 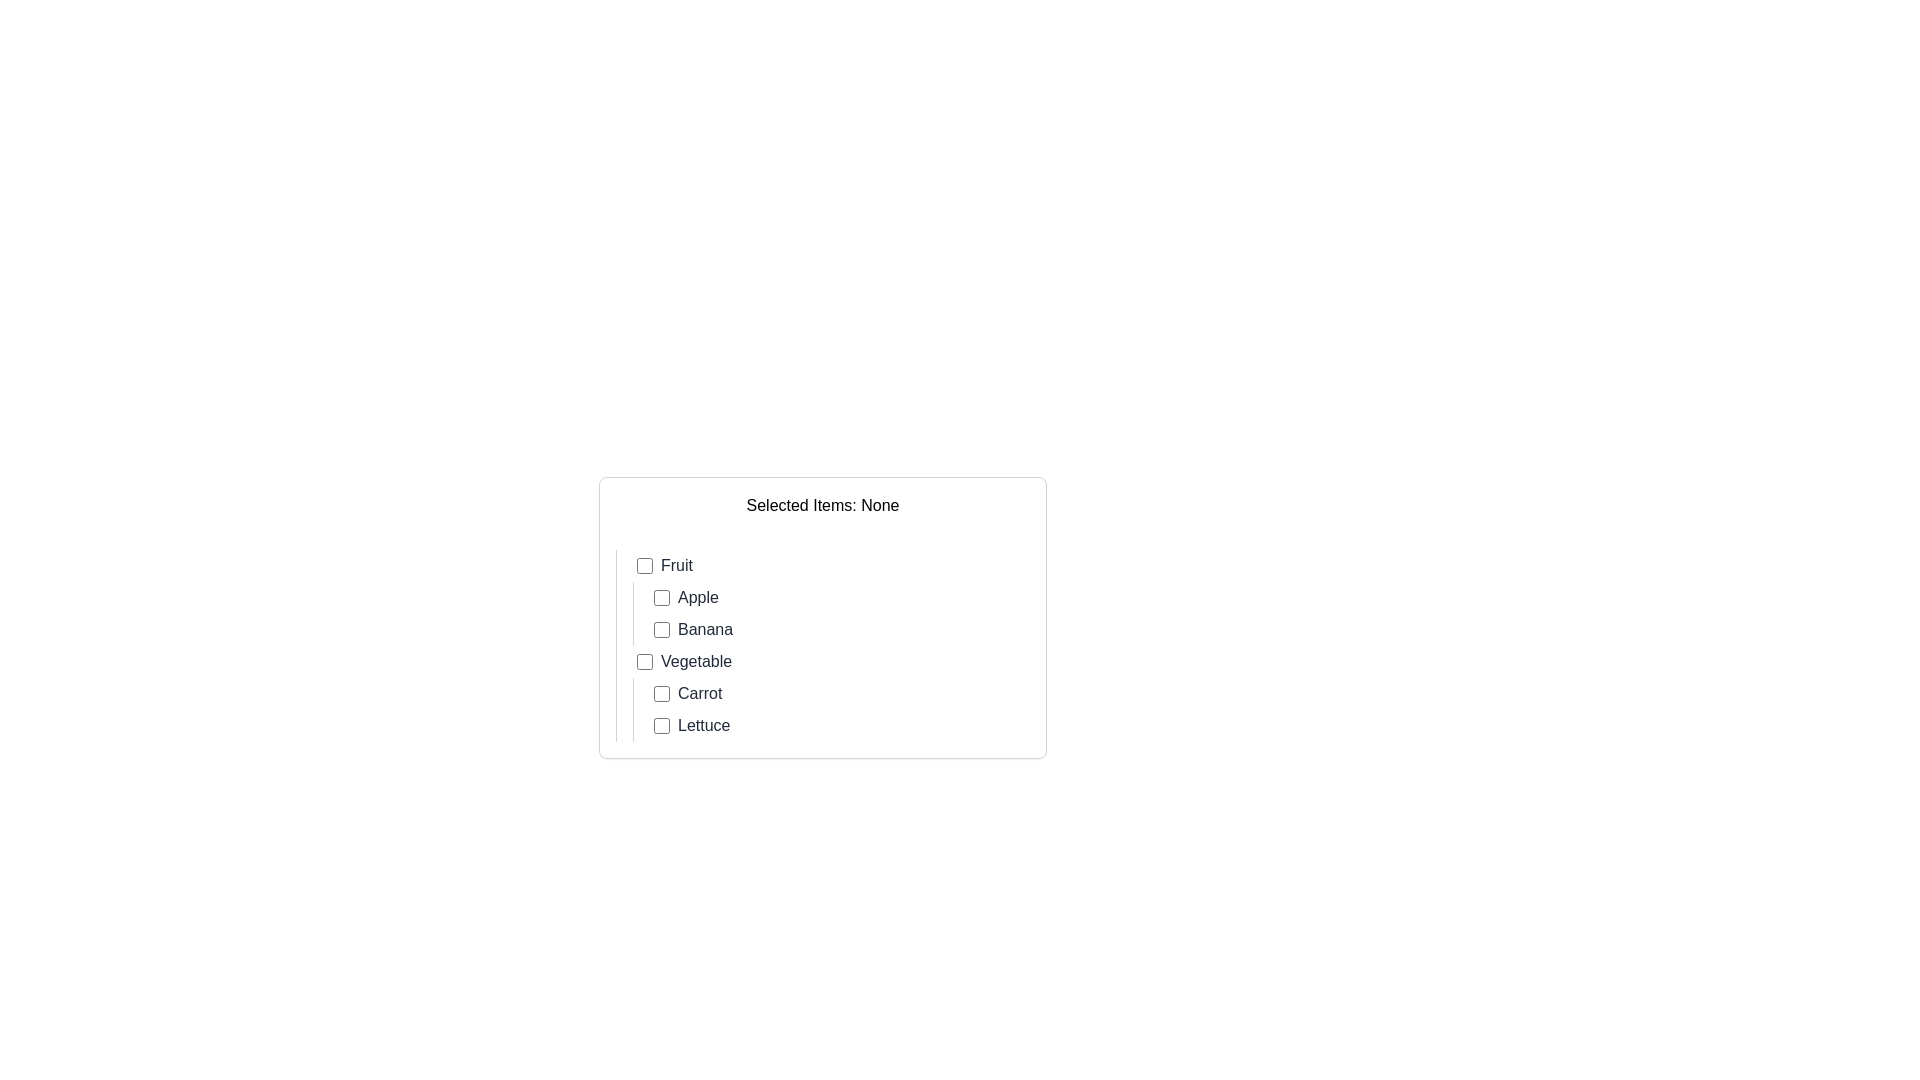 I want to click on the checkbox labeled 'Lettuce' located in the lower portion of the hierarchical list under the 'Vegetable' section, so click(x=840, y=725).